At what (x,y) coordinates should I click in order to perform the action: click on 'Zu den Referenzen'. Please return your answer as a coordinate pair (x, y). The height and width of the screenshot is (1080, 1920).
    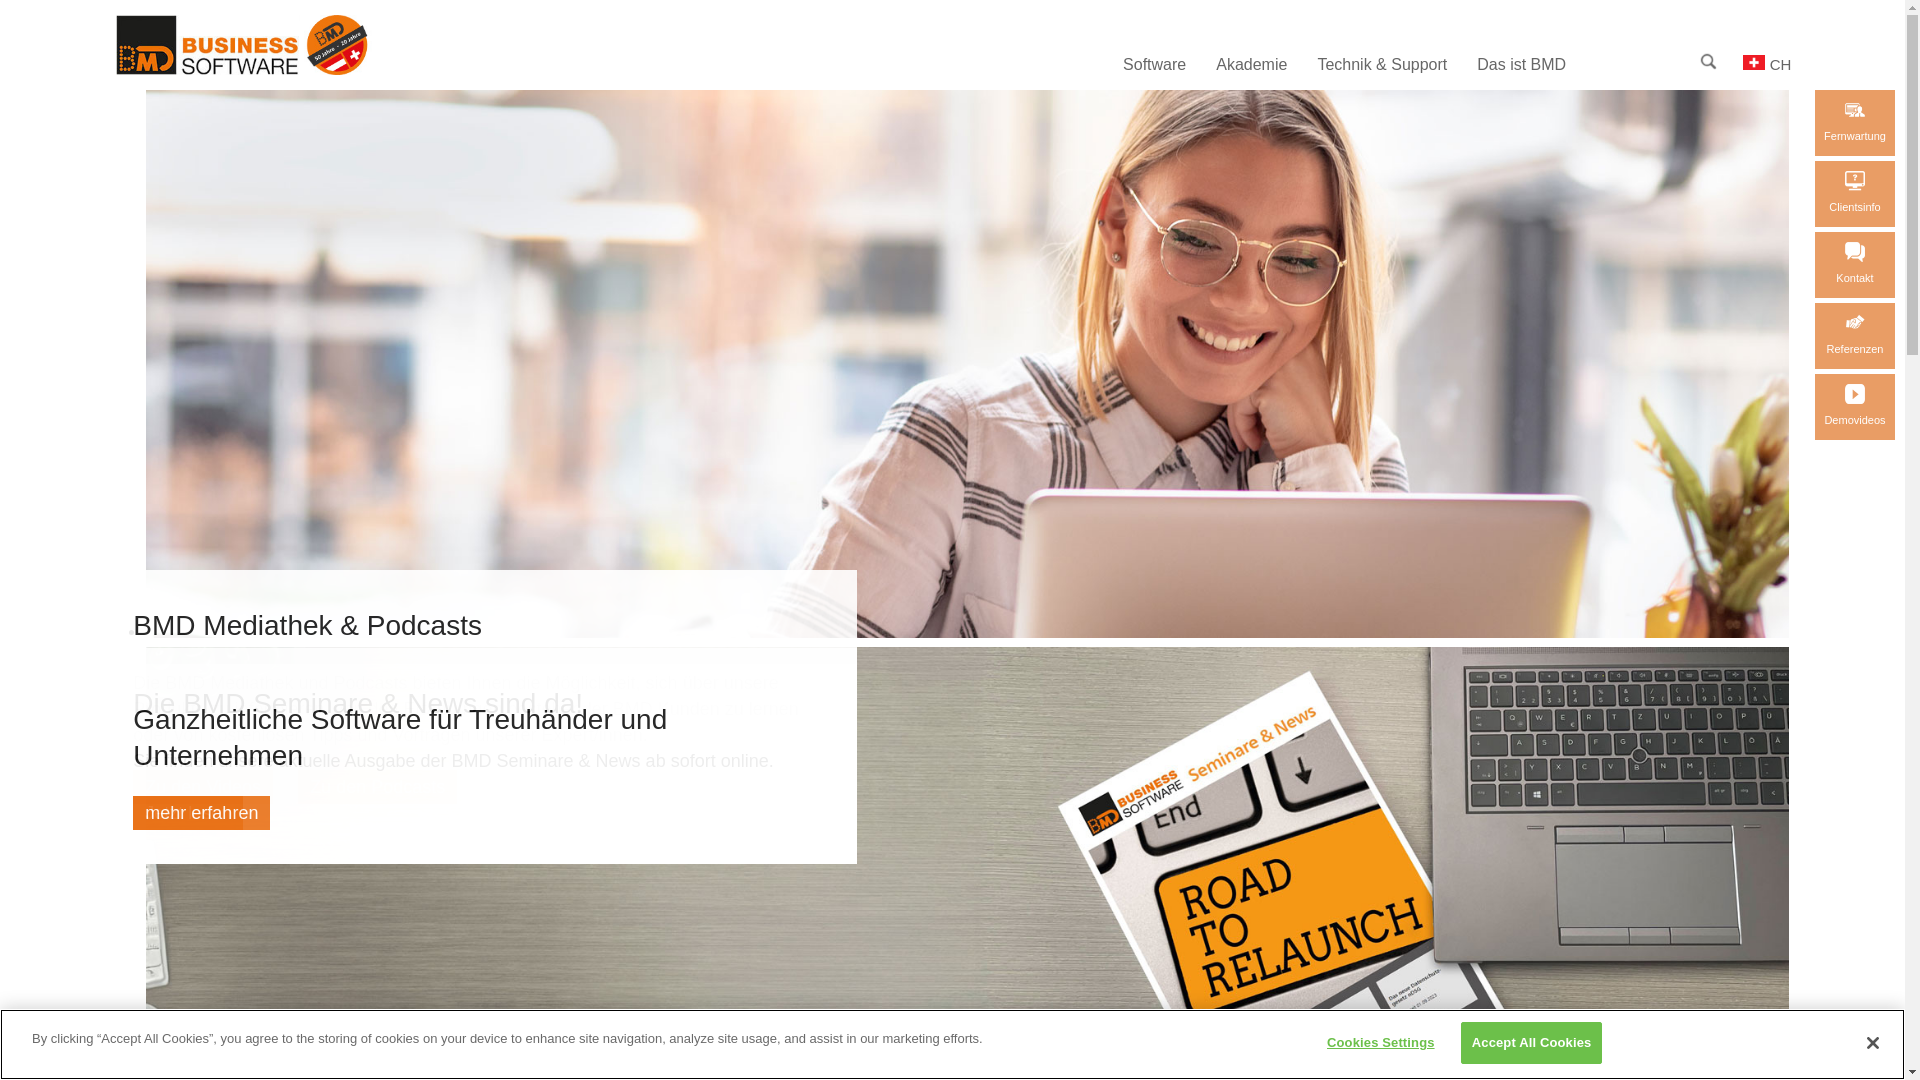
    Looking at the image, I should click on (1853, 322).